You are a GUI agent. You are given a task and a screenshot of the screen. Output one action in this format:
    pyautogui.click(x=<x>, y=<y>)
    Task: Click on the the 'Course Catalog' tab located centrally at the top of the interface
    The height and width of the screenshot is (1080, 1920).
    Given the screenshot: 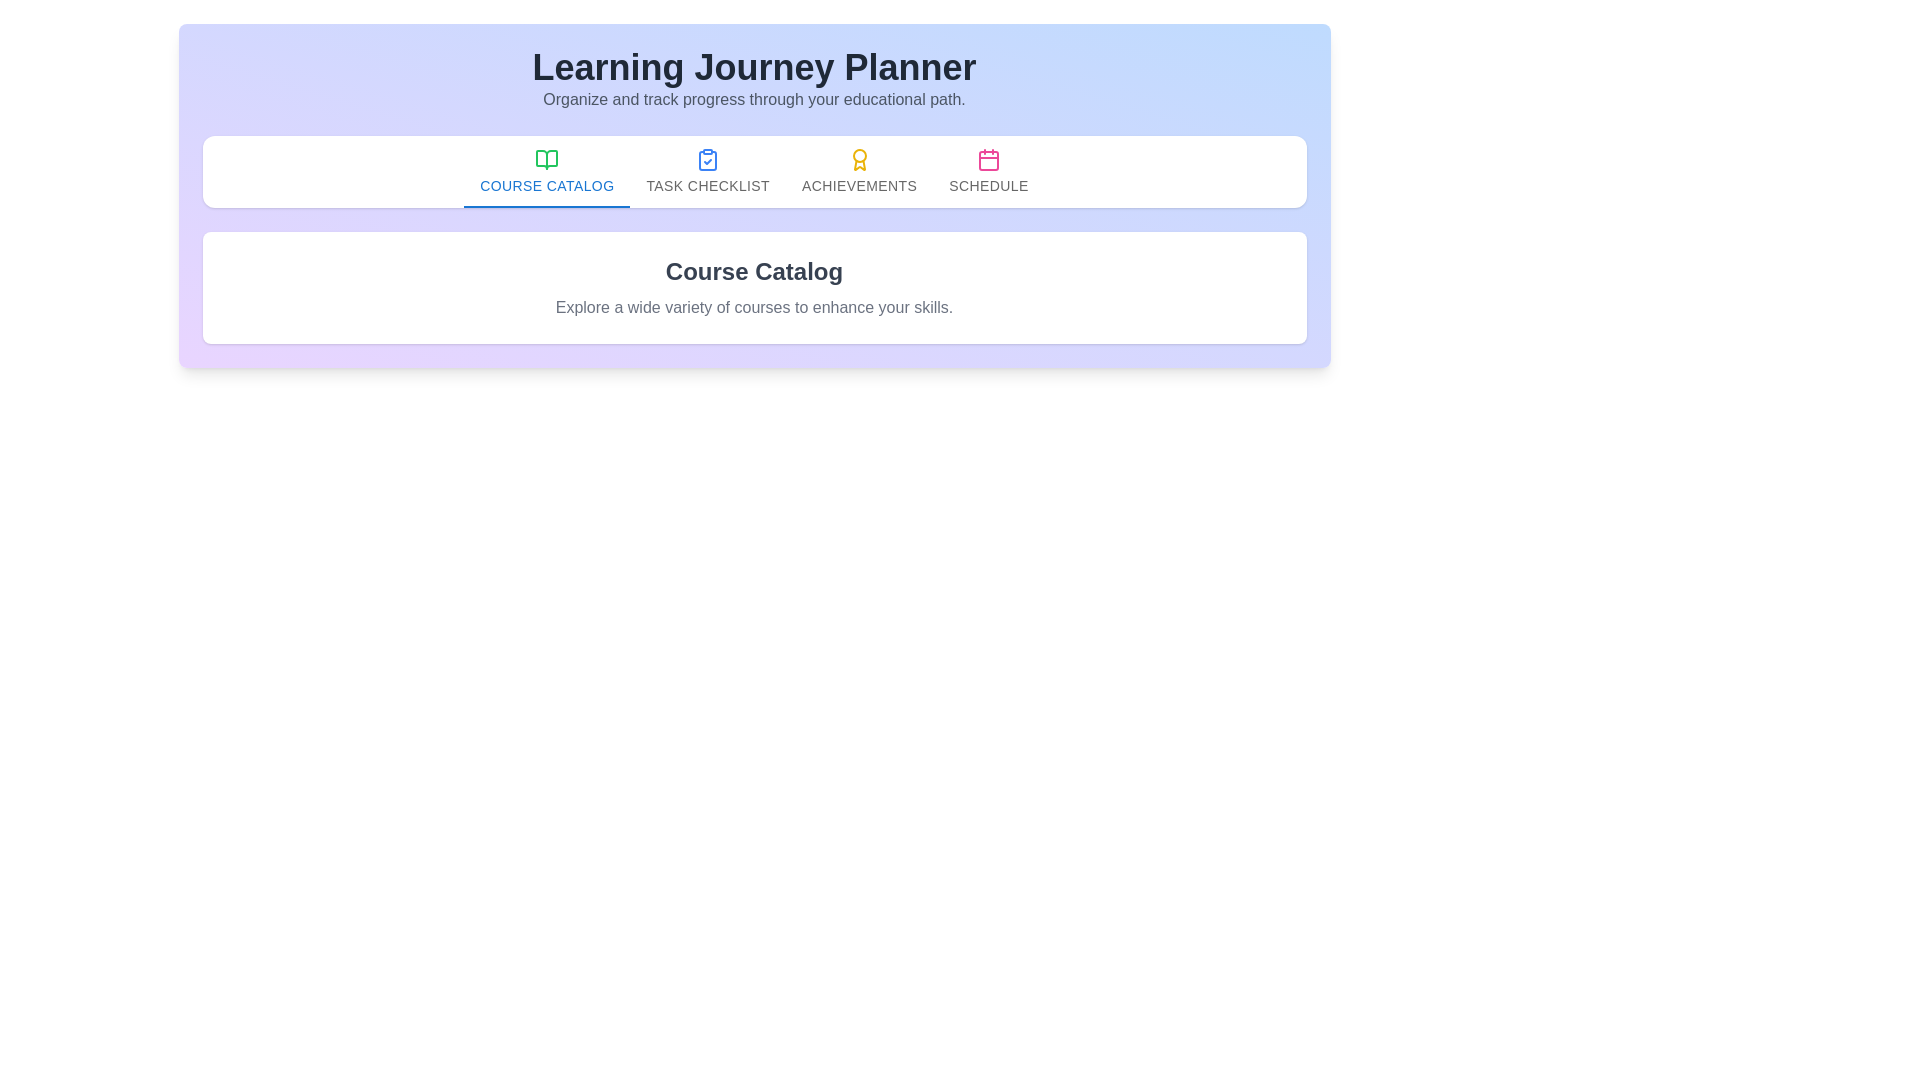 What is the action you would take?
    pyautogui.click(x=547, y=171)
    